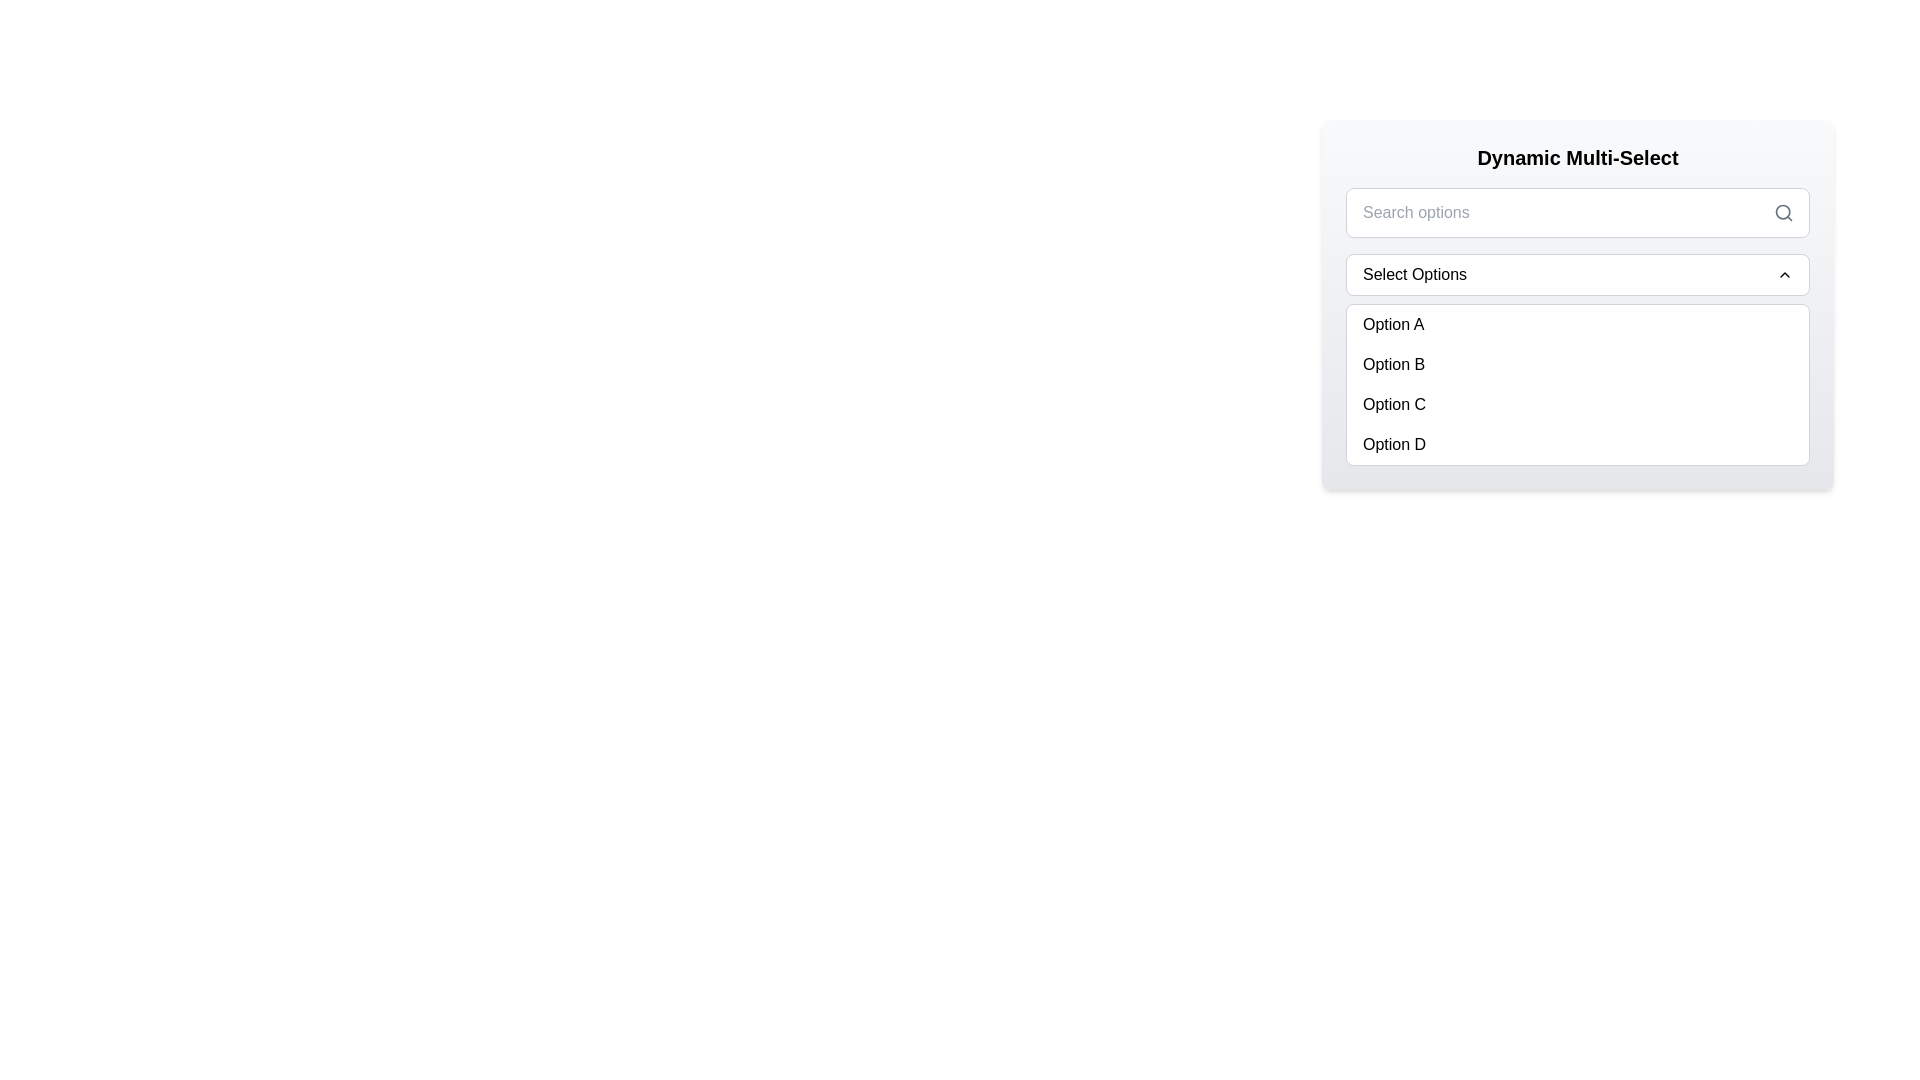 The image size is (1920, 1080). Describe the element at coordinates (1577, 405) in the screenshot. I see `the list item labeled 'Option C' within the dropdown menu` at that location.